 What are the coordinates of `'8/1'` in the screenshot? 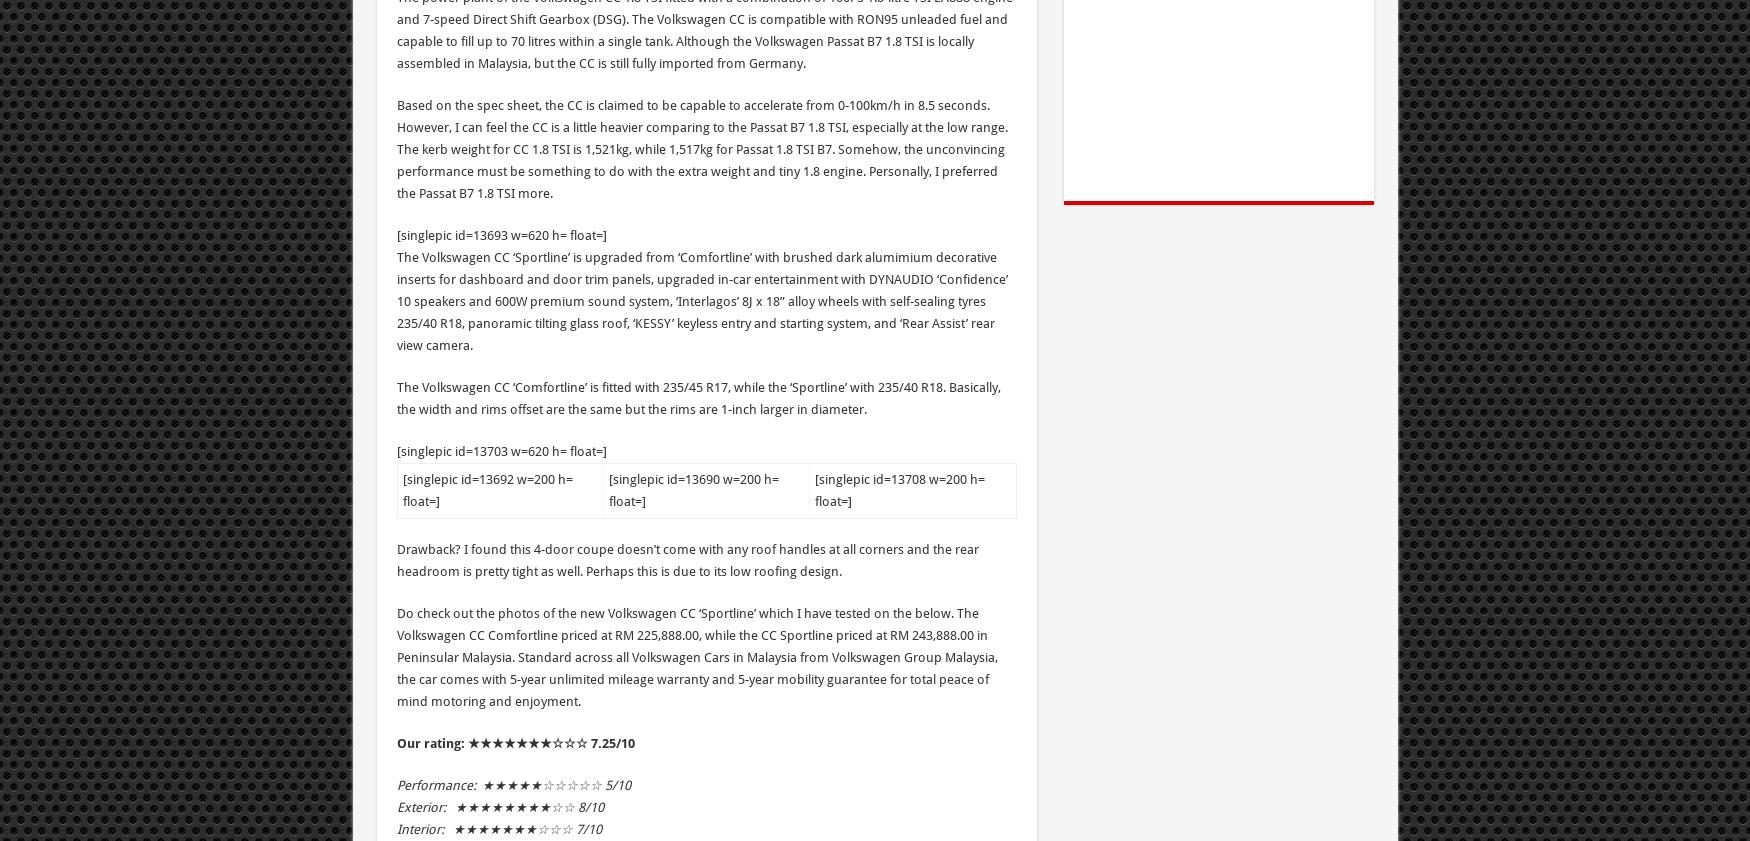 It's located at (586, 806).